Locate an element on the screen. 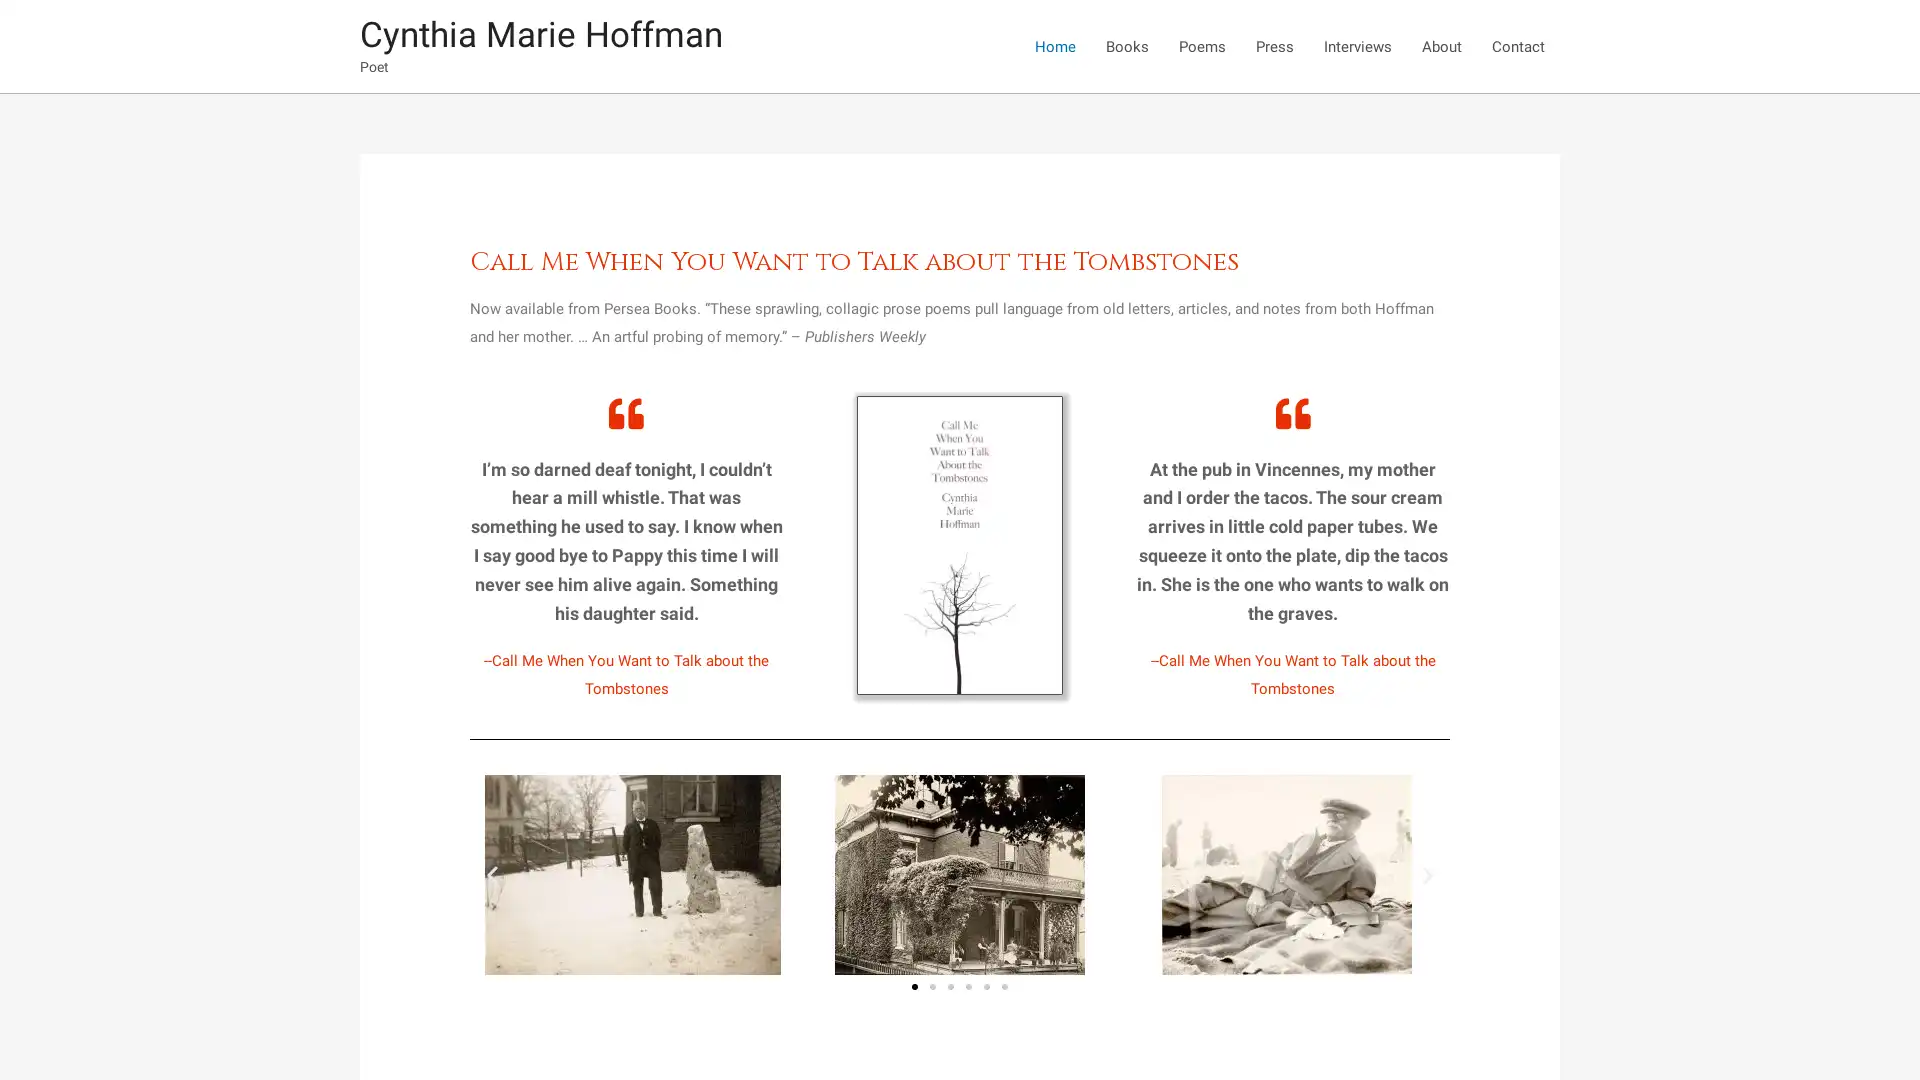  Go to slide 6 is located at coordinates (1004, 986).